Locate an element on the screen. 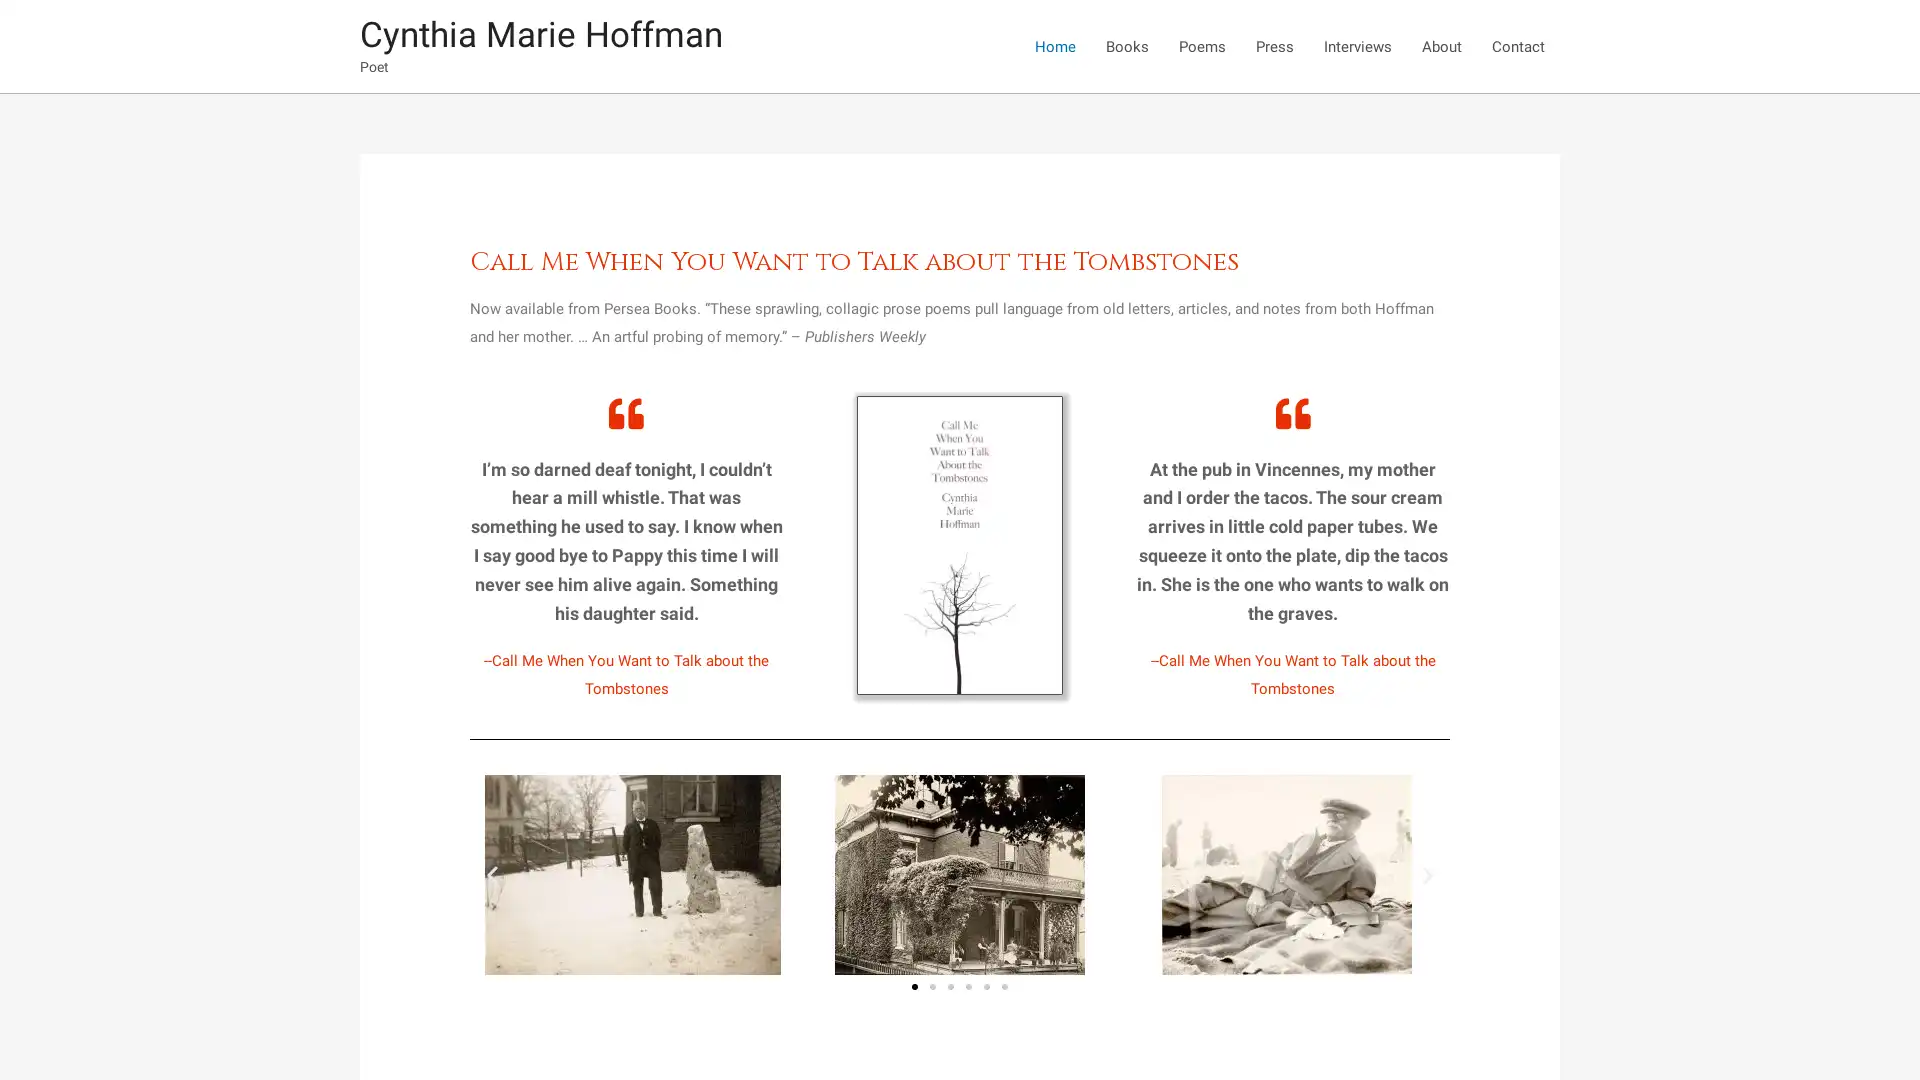  Go to slide 6 is located at coordinates (1004, 986).